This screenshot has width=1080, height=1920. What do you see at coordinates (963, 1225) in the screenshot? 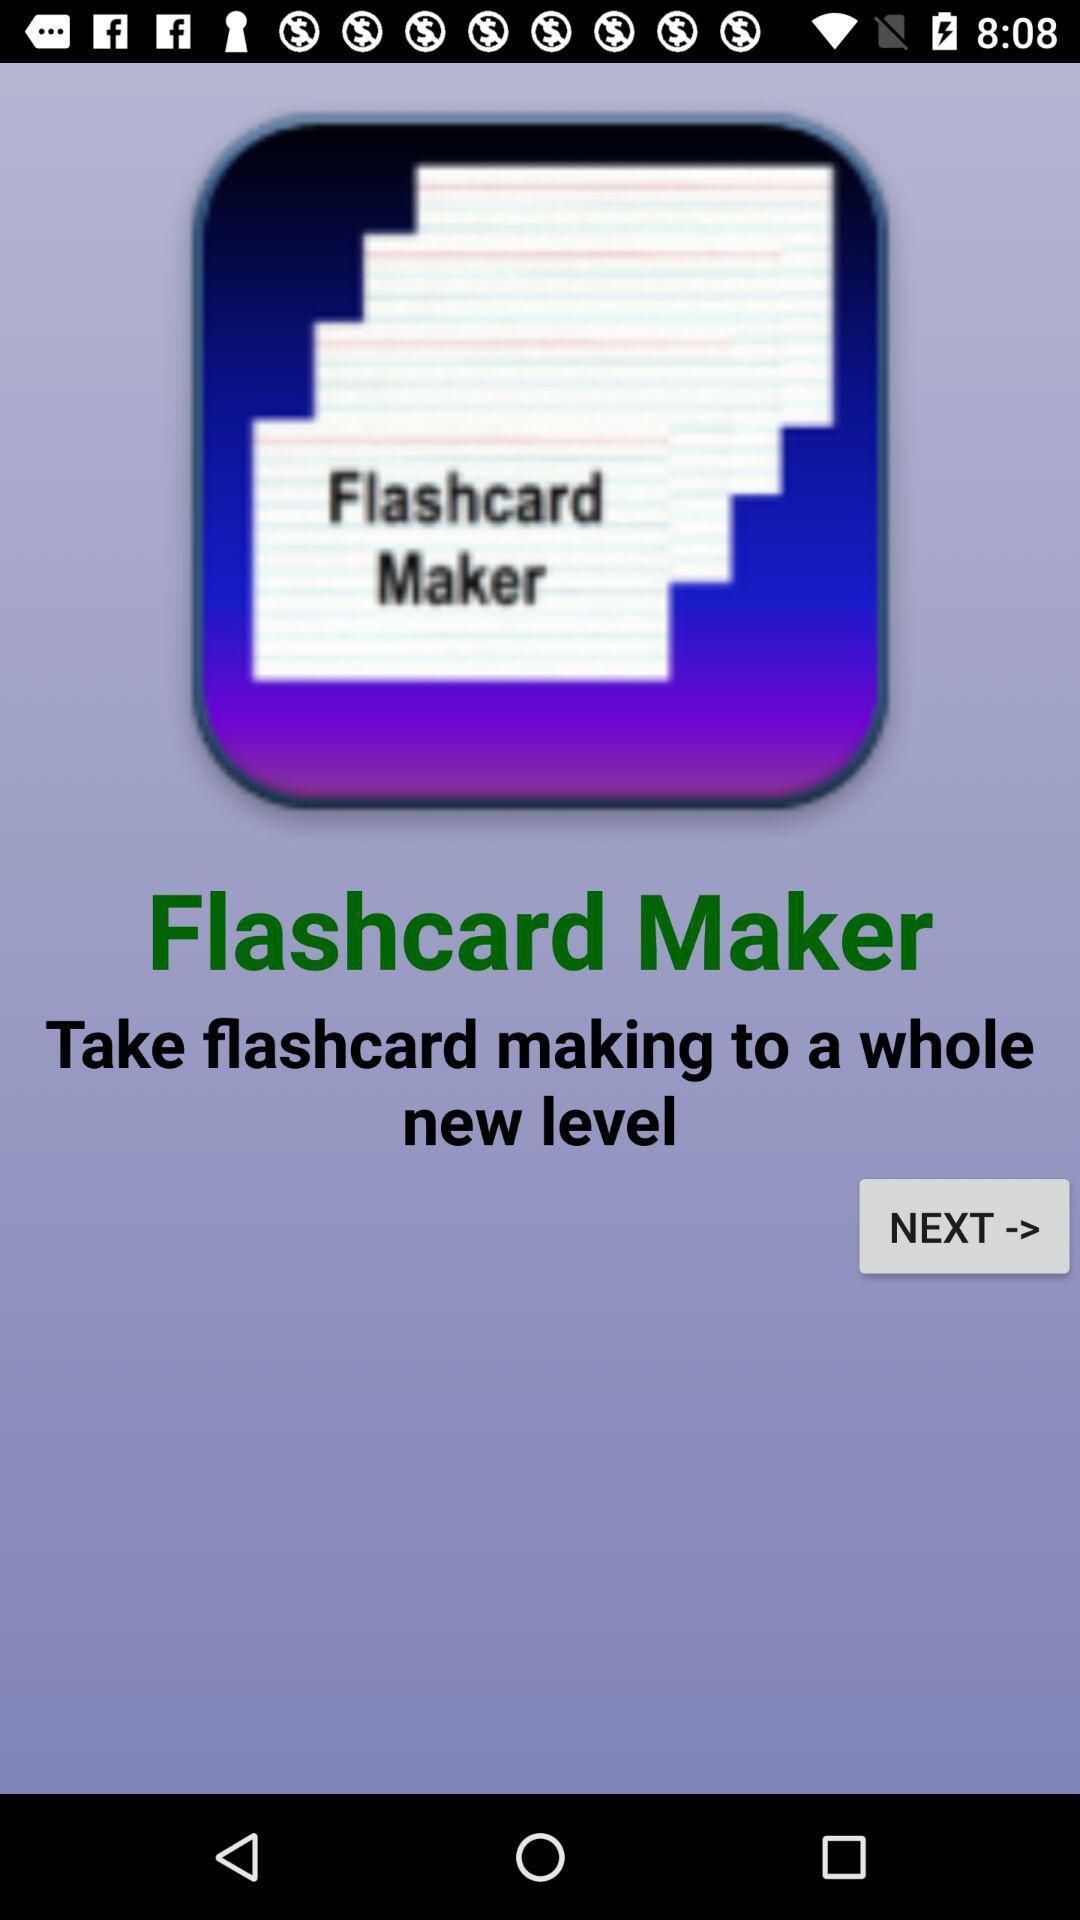
I see `the next ->` at bounding box center [963, 1225].